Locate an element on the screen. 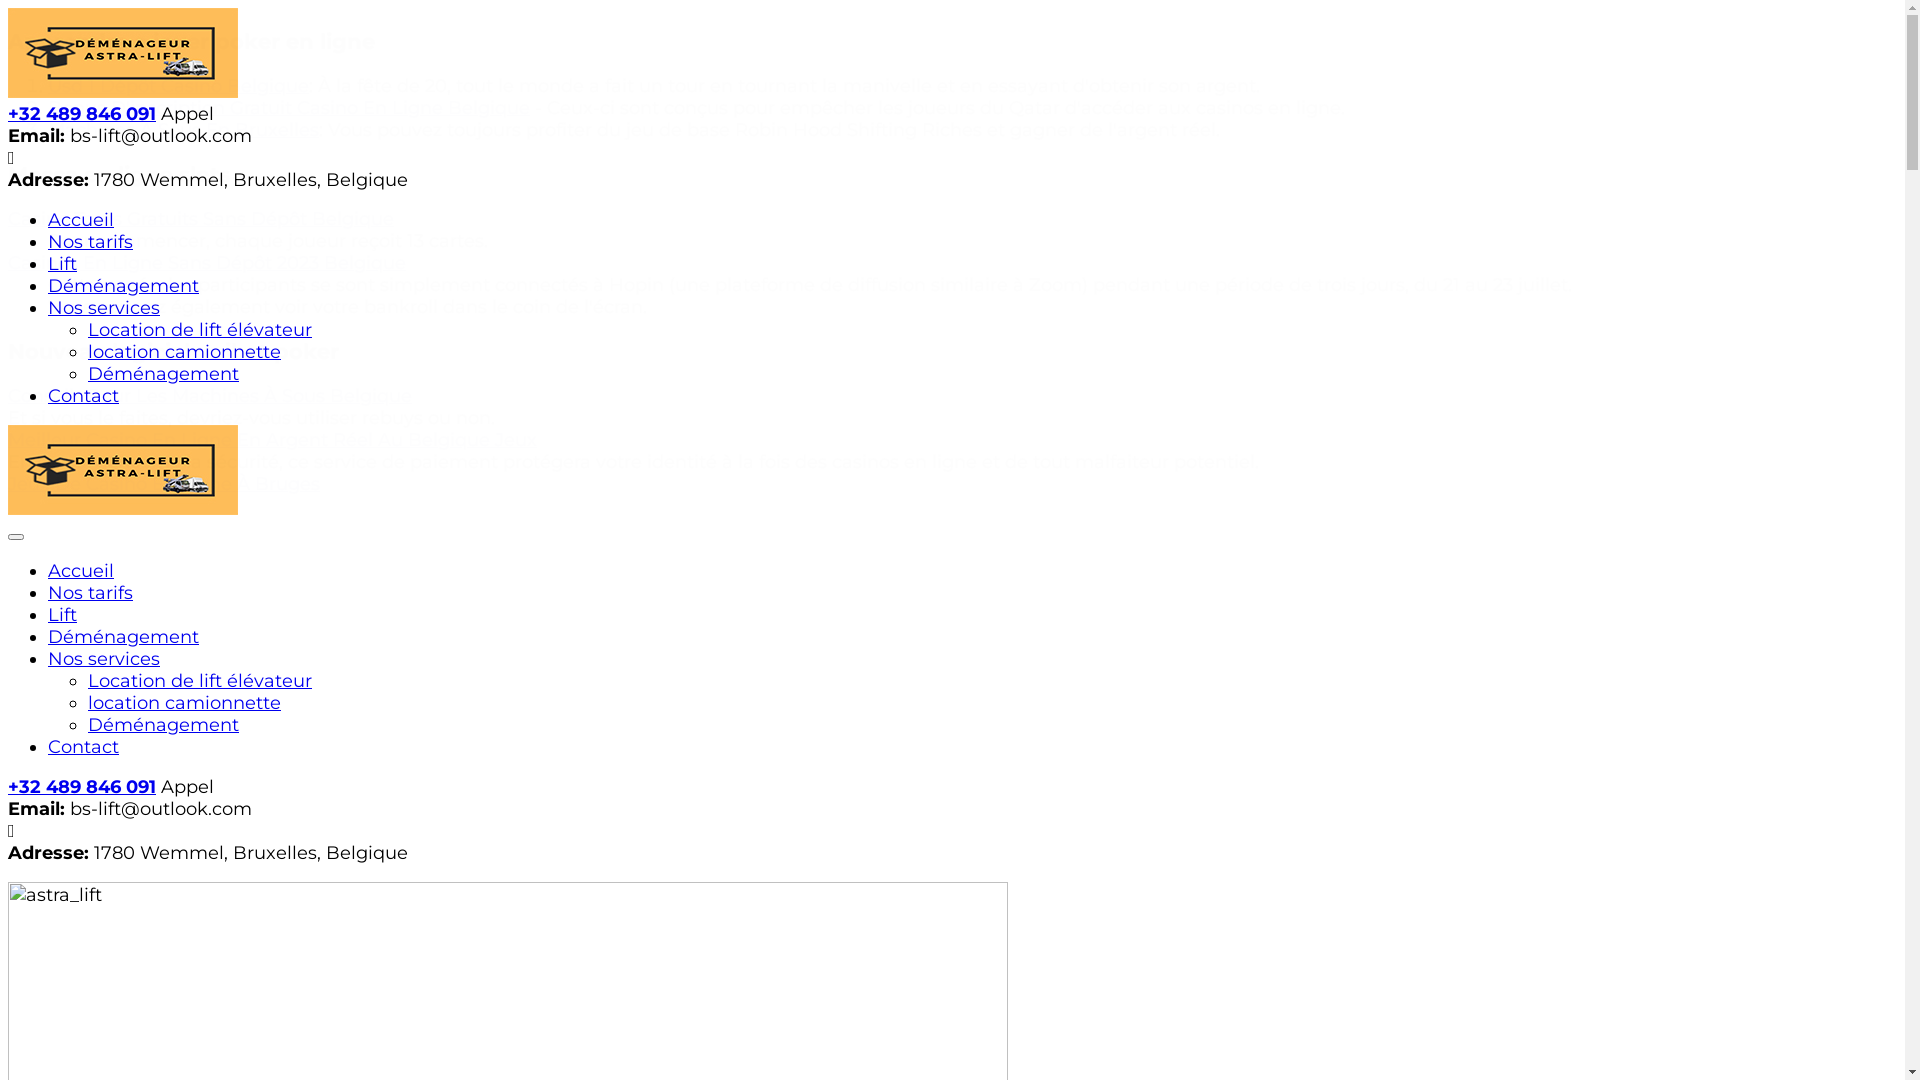 This screenshot has width=1920, height=1080. '+32 489 846 091' is located at coordinates (80, 785).